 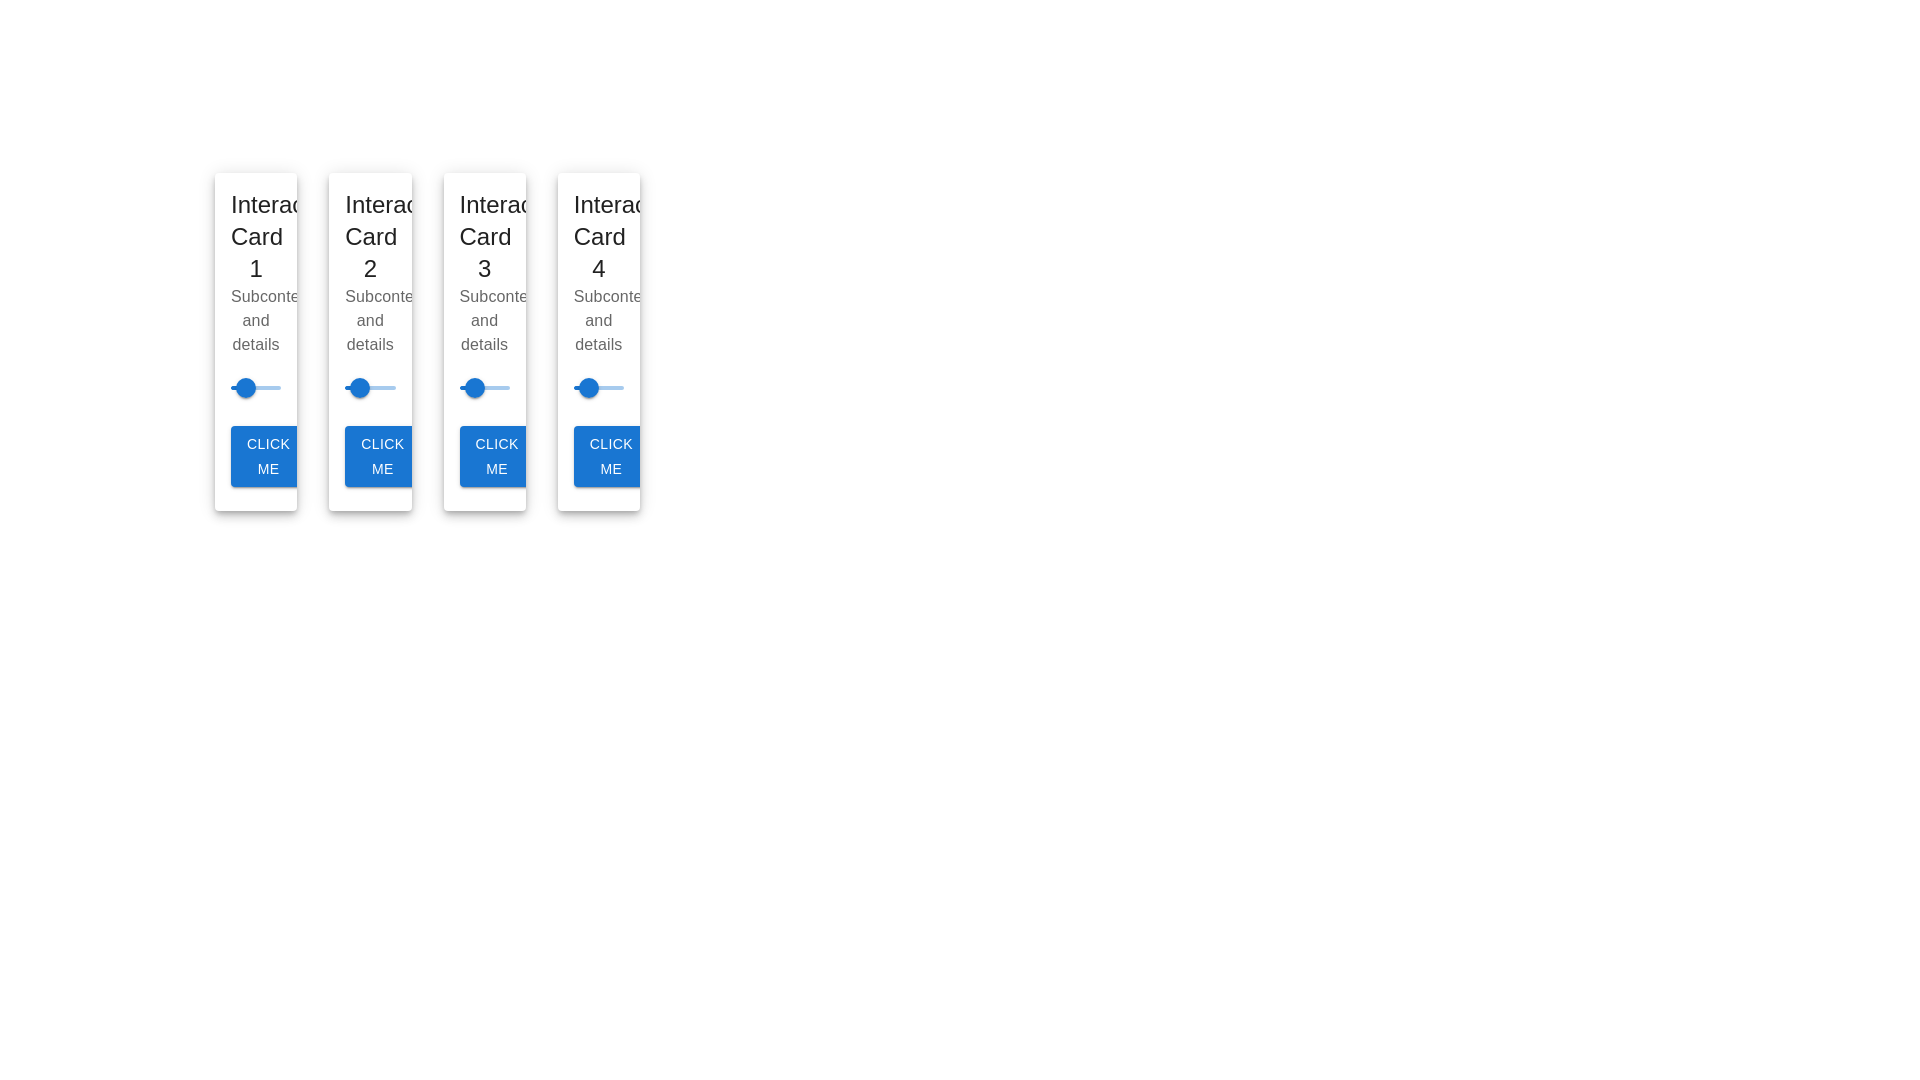 I want to click on the slider, so click(x=352, y=388).